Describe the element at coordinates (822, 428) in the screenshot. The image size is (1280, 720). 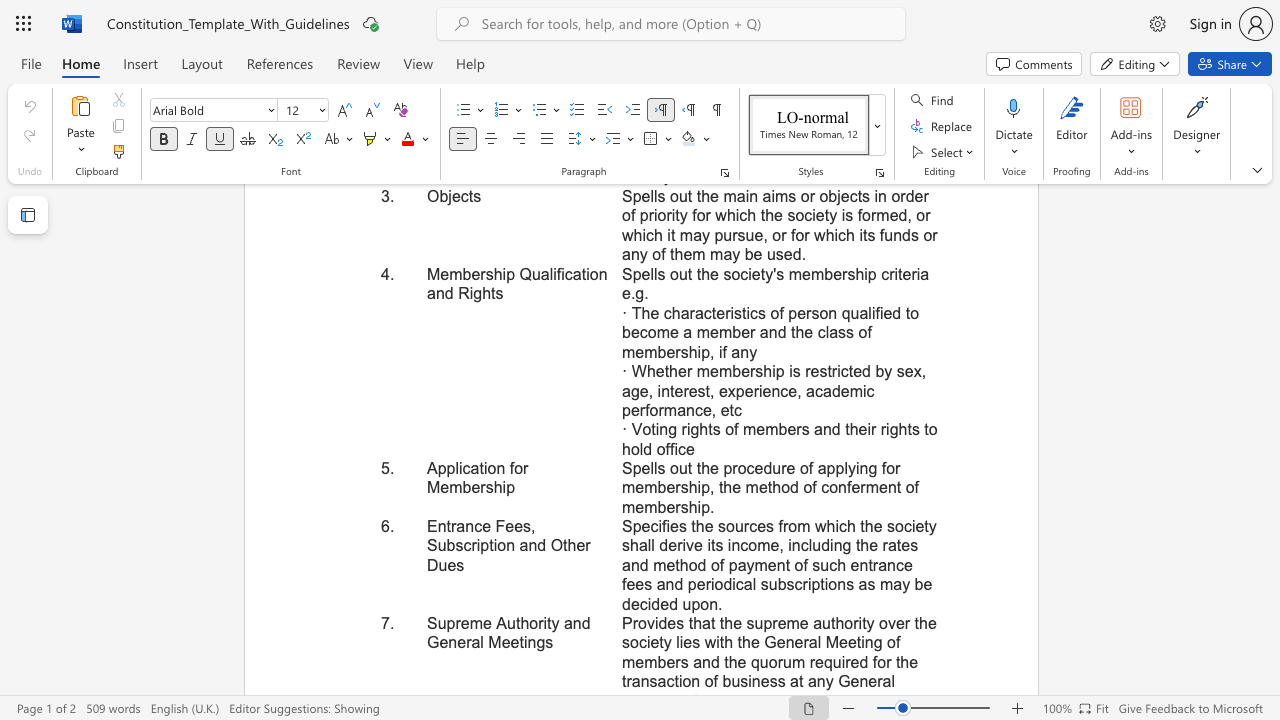
I see `the subset text "nd their ri" within the text "· Voting rights of members and their rights to hold office"` at that location.